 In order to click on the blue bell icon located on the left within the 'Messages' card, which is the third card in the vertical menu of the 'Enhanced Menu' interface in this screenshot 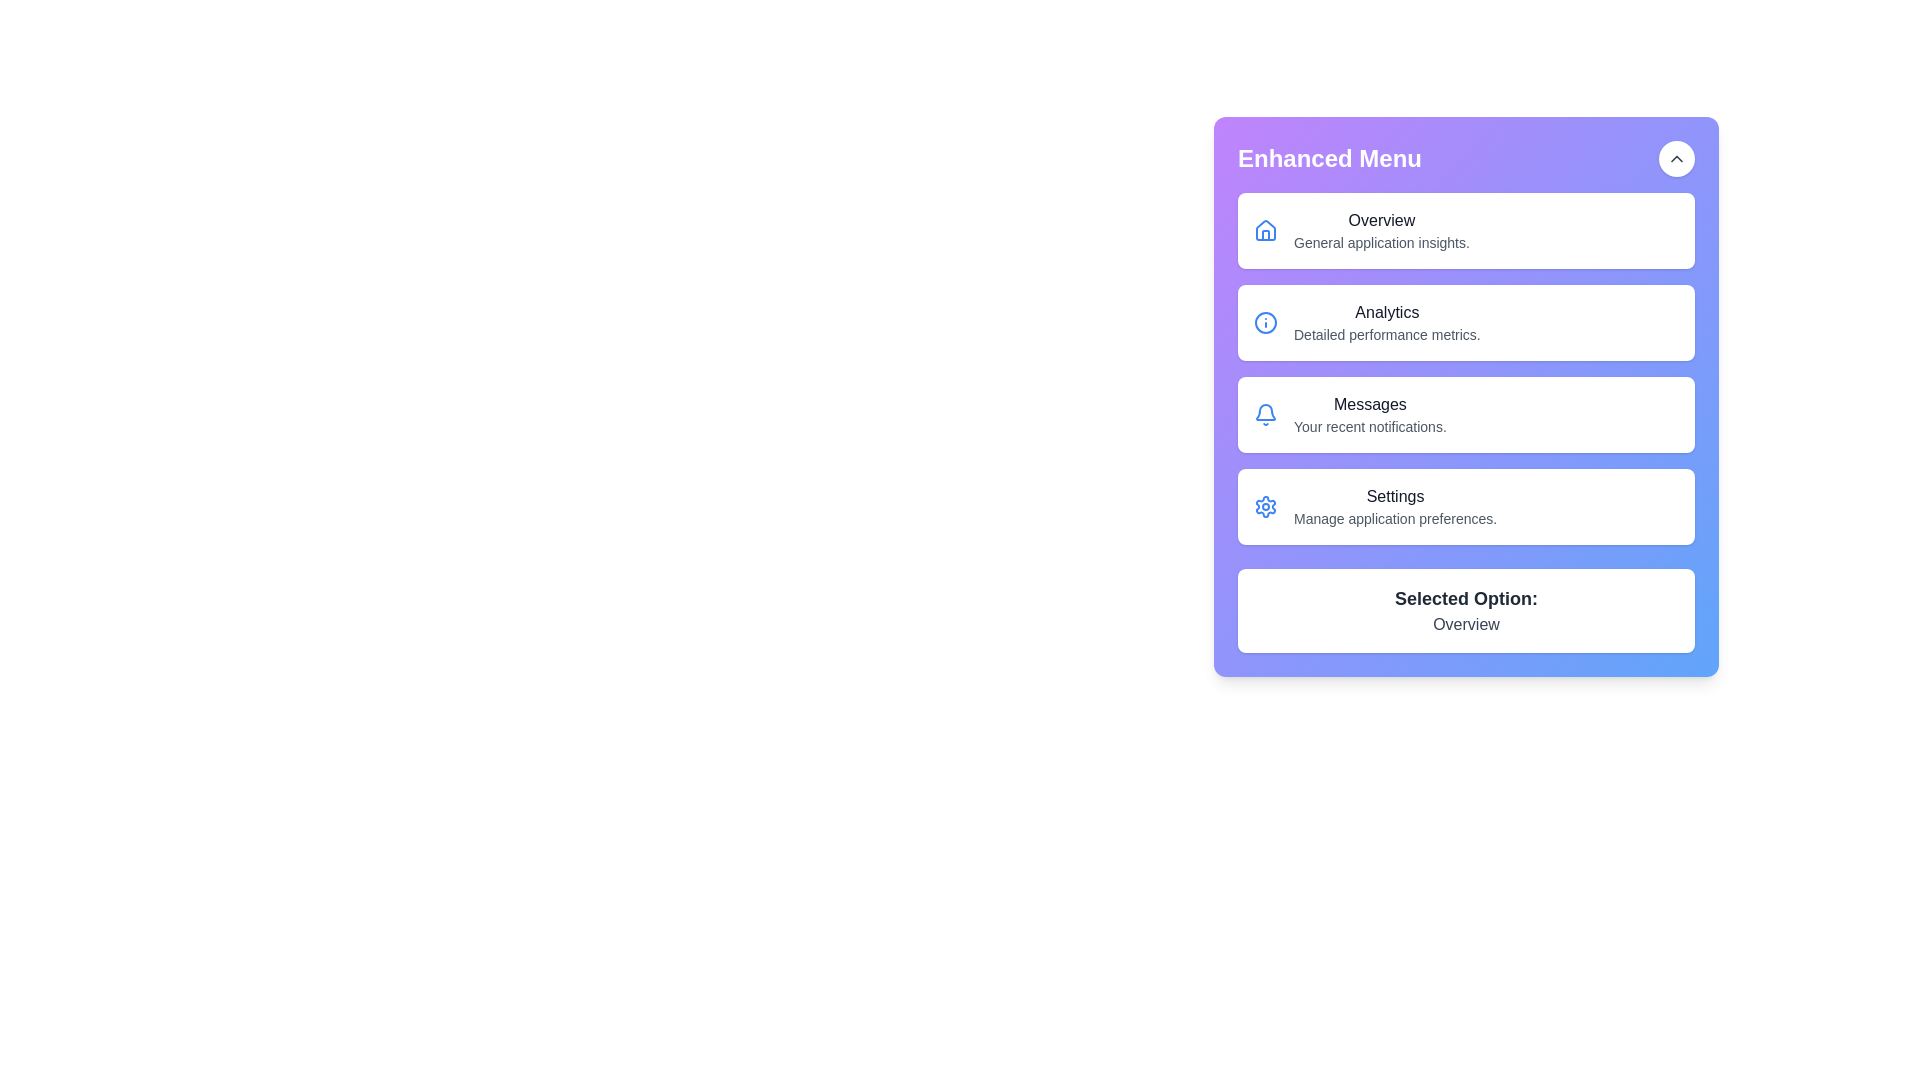, I will do `click(1265, 414)`.